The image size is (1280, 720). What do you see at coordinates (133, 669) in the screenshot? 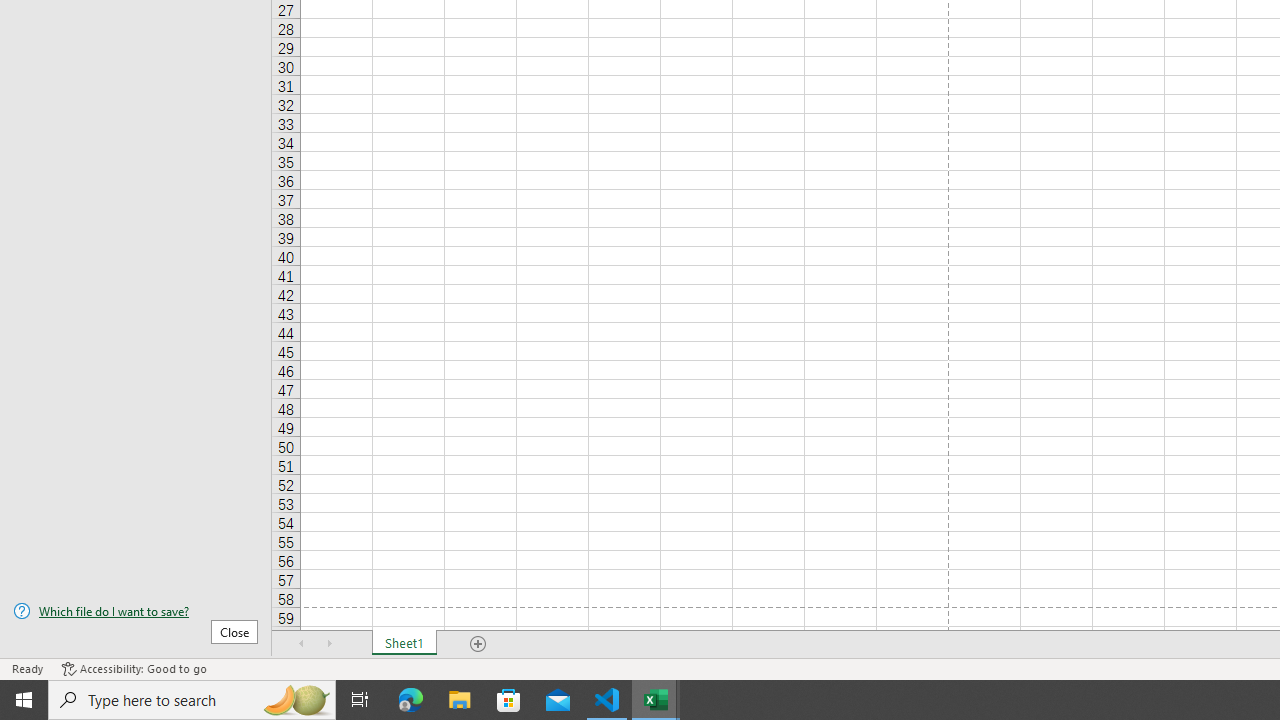
I see `'Accessibility Checker Accessibility: Good to go'` at bounding box center [133, 669].